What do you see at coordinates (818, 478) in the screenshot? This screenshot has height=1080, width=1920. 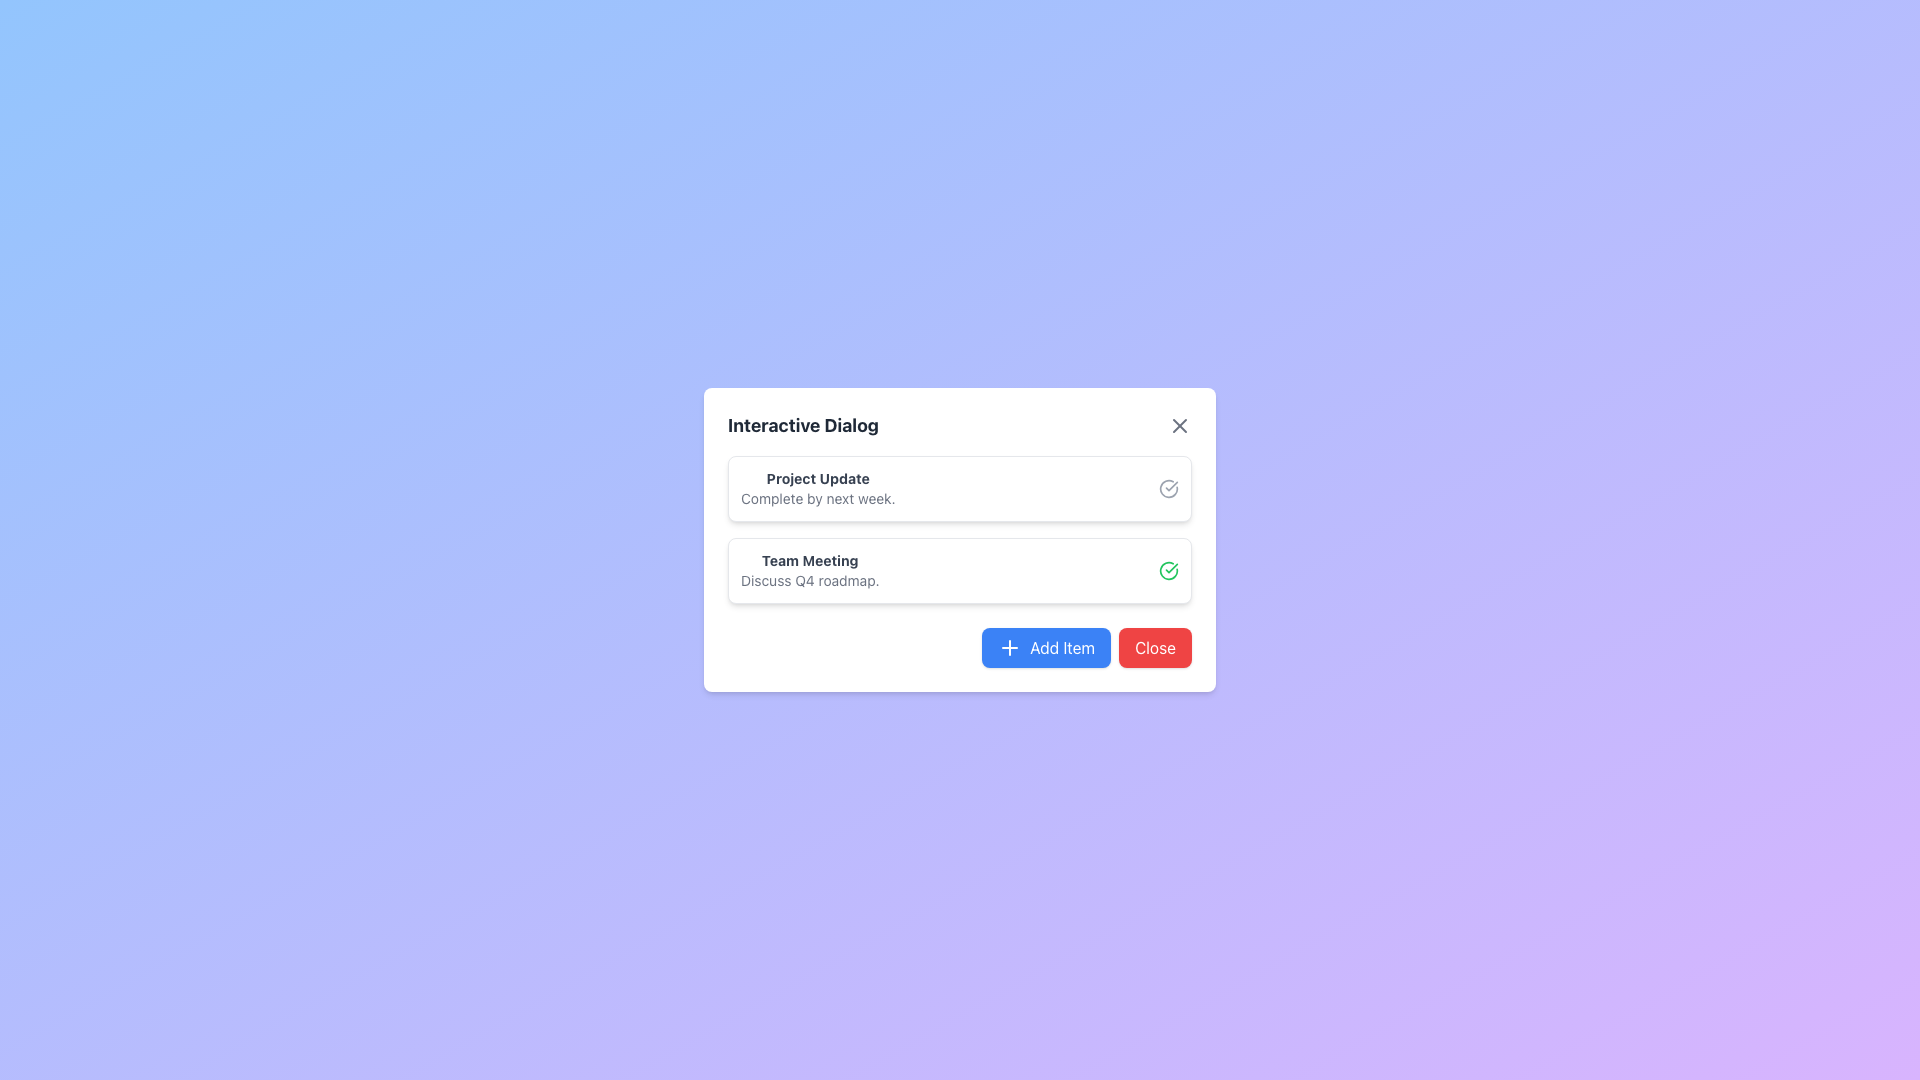 I see `the bold text element reading 'Project Update' located at the top of the first item in the interactive dialog box` at bounding box center [818, 478].